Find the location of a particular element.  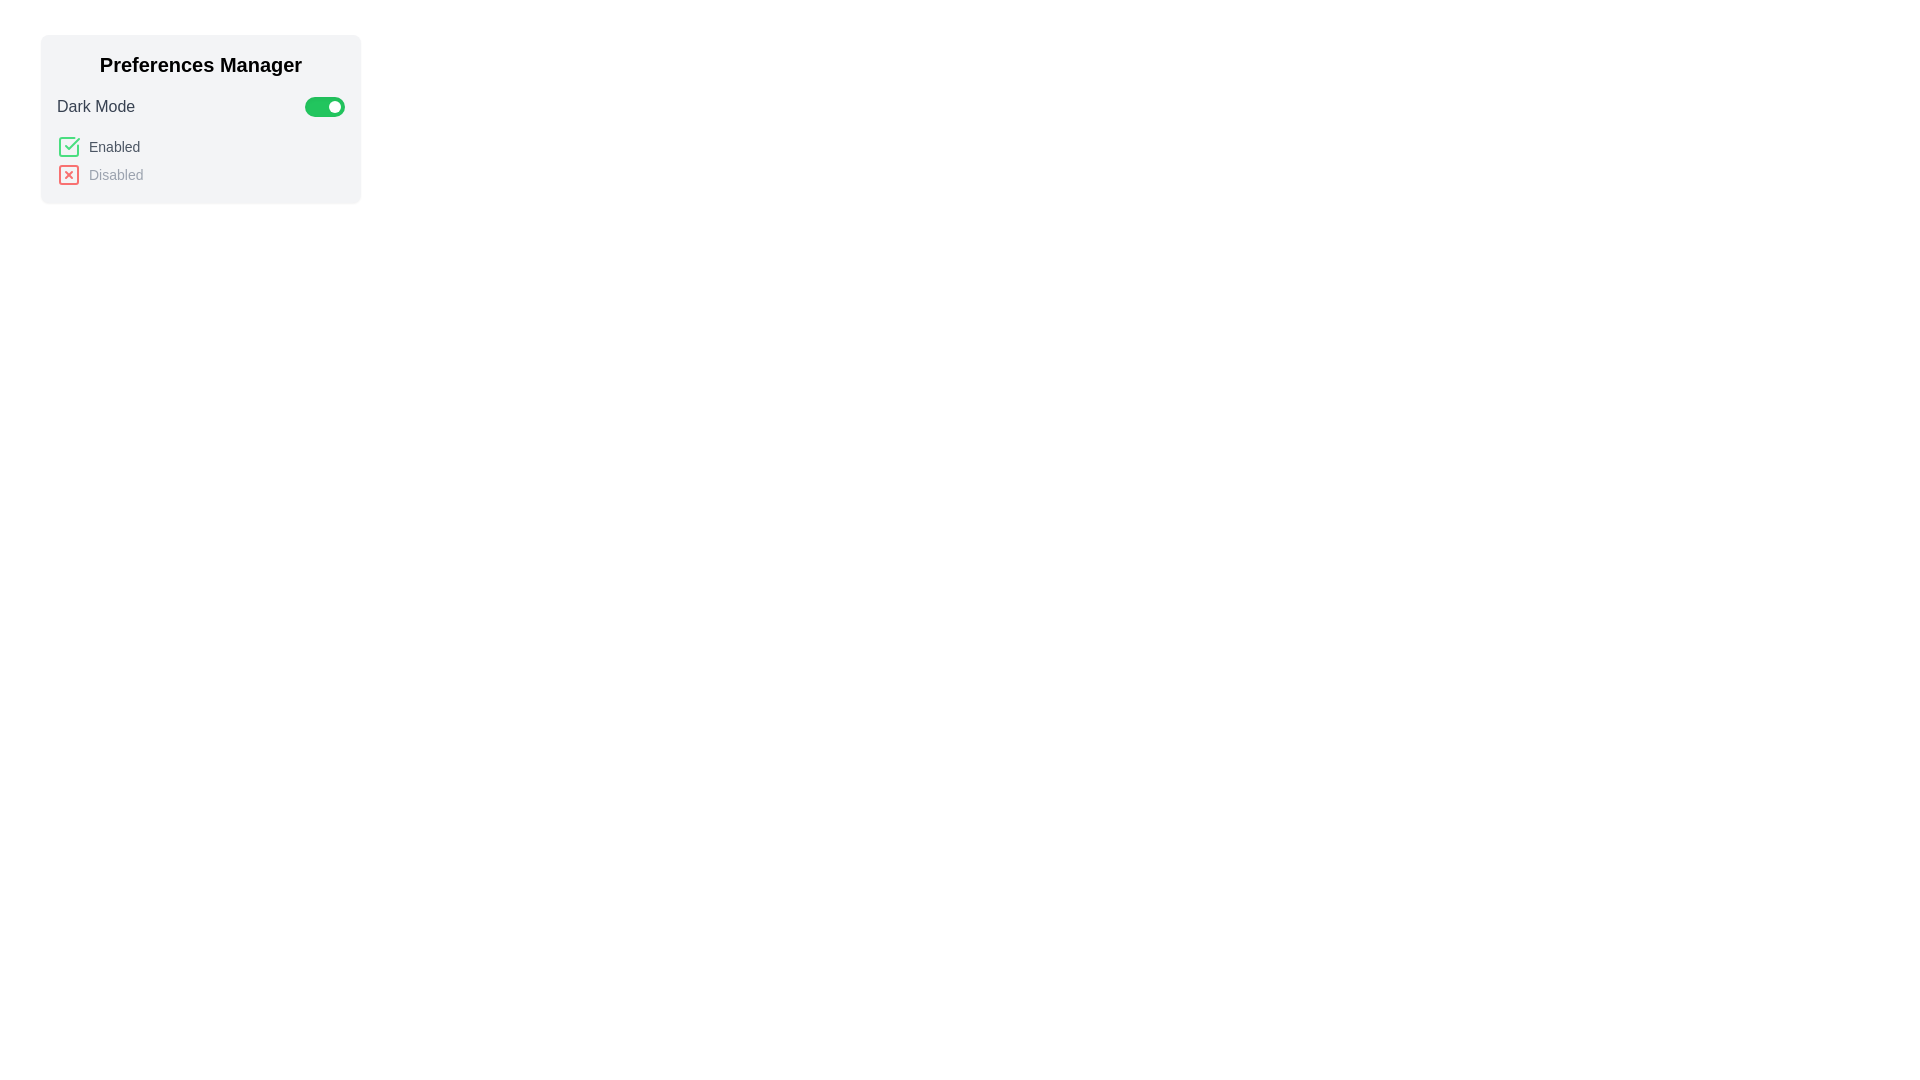

the 'Disabled' state indicator located in the Preferences Manager panel, which is the second item in the vertical list below the 'Enabled' option is located at coordinates (201, 173).